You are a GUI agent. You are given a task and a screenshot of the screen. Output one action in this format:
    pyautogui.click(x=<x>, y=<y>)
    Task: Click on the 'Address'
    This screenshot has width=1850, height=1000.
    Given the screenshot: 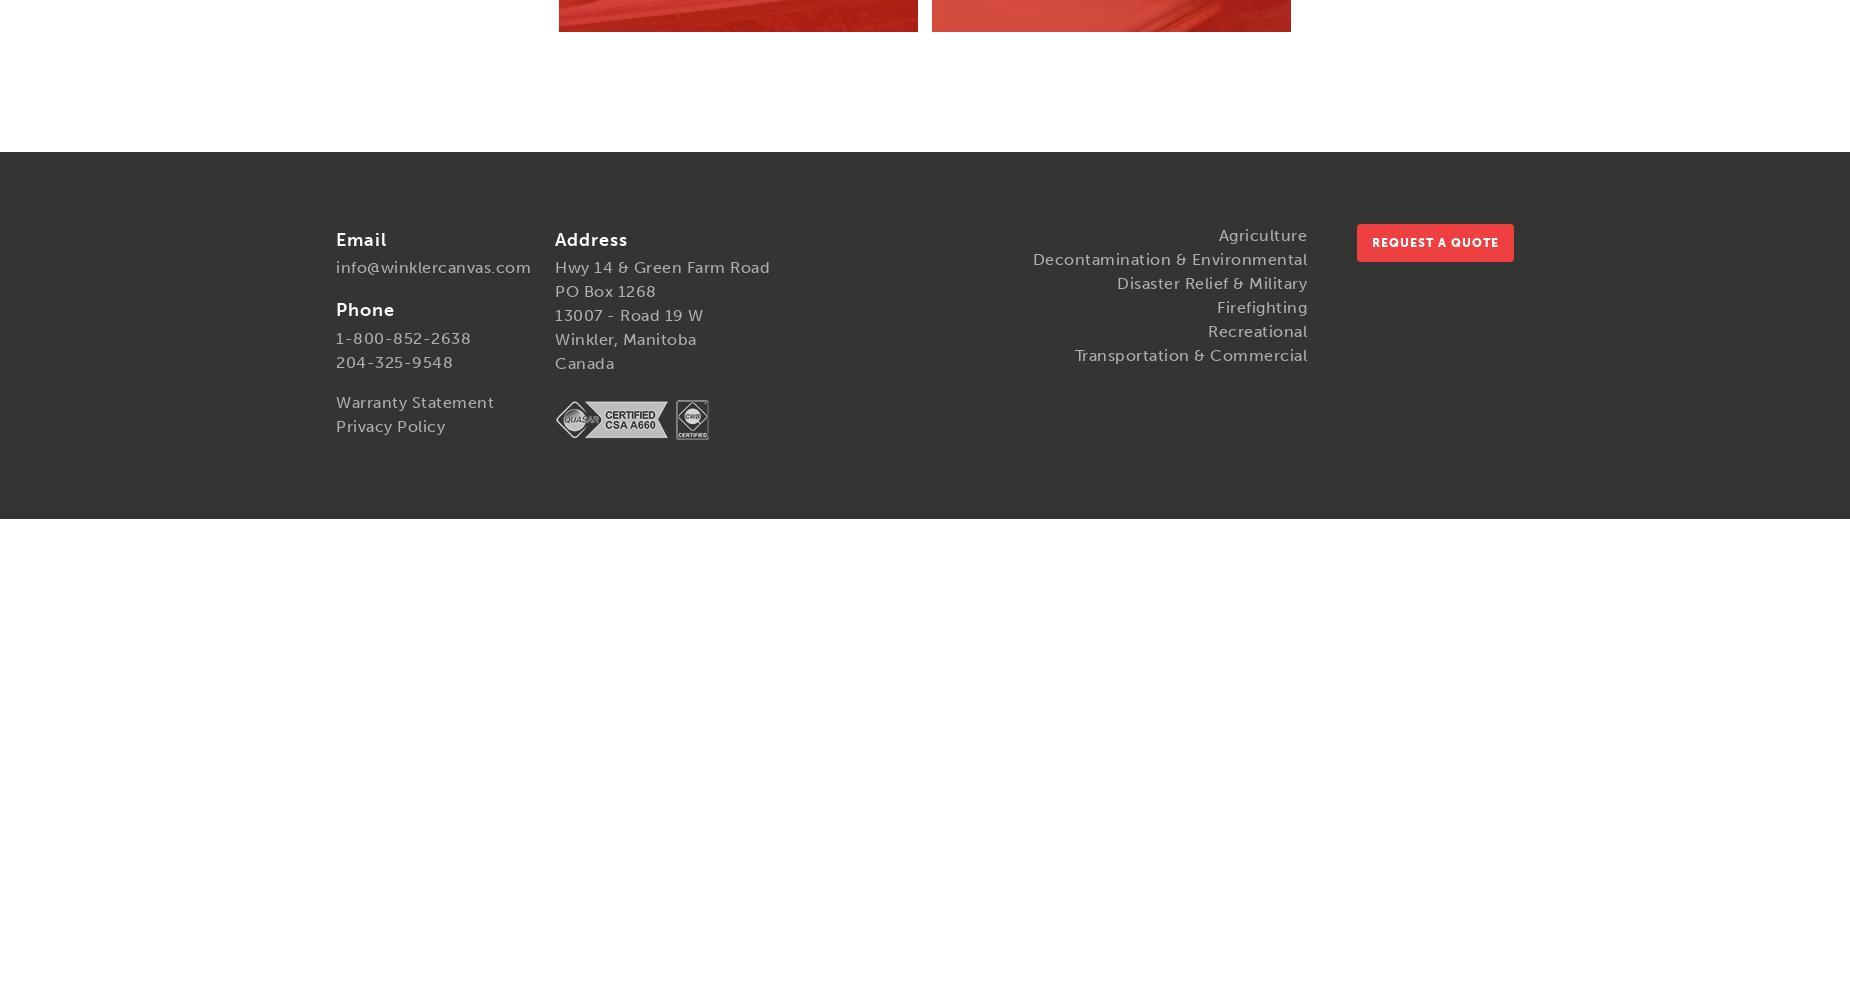 What is the action you would take?
    pyautogui.click(x=591, y=238)
    